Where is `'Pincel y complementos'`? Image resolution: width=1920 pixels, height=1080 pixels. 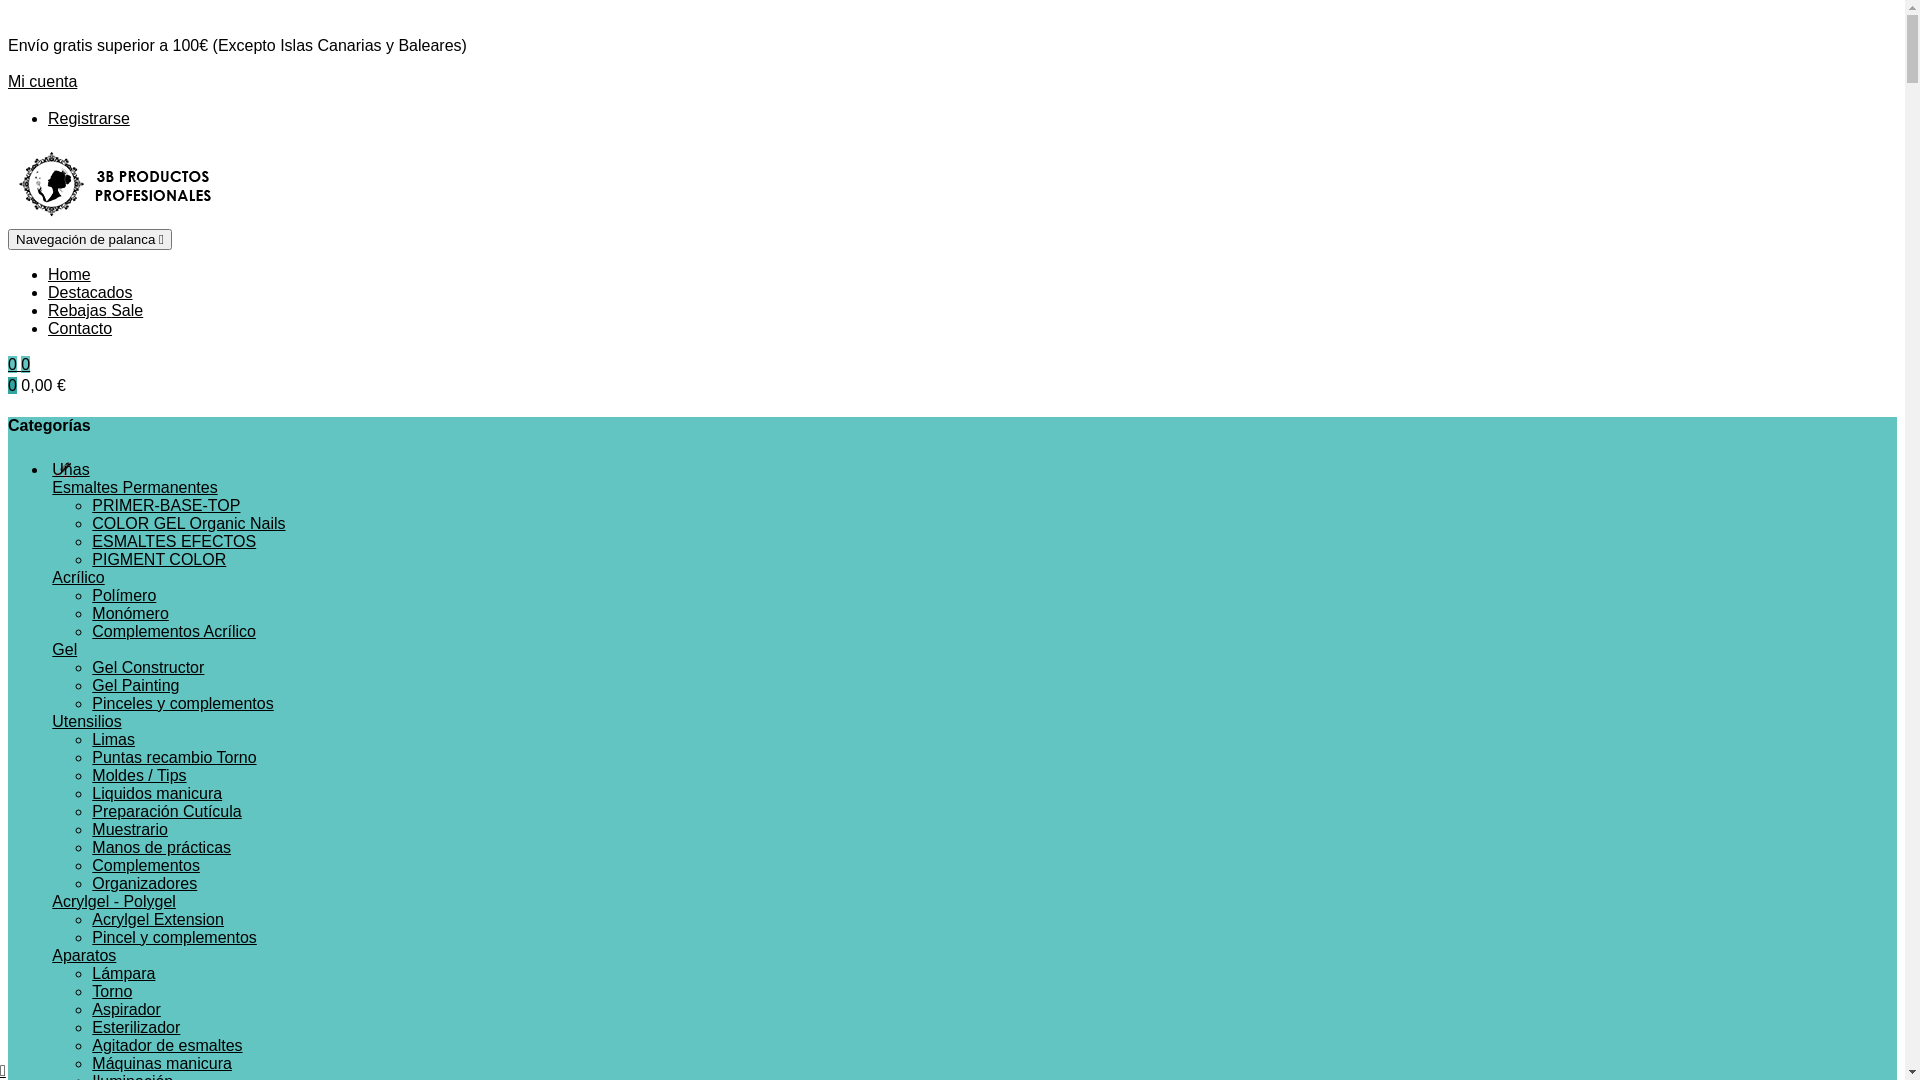
'Pincel y complementos' is located at coordinates (174, 937).